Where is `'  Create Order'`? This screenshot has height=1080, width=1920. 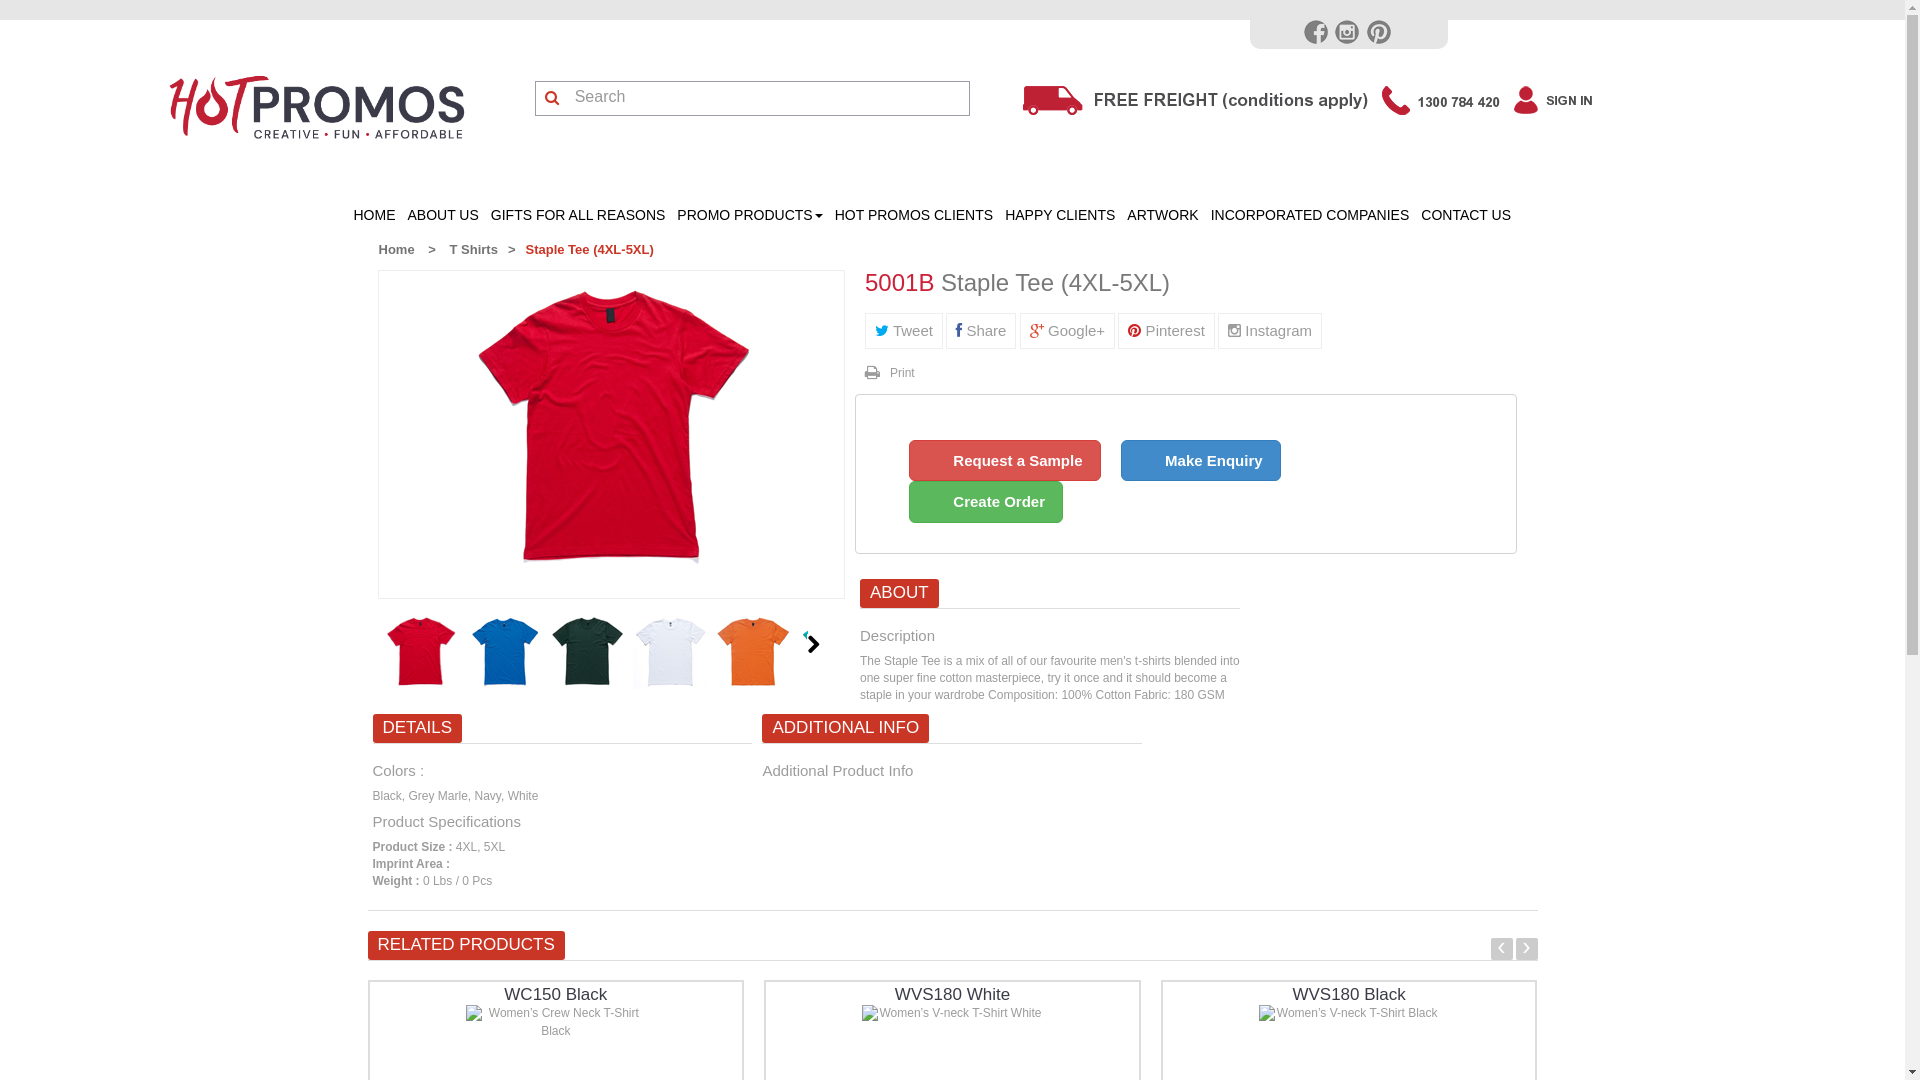
'  Create Order' is located at coordinates (985, 500).